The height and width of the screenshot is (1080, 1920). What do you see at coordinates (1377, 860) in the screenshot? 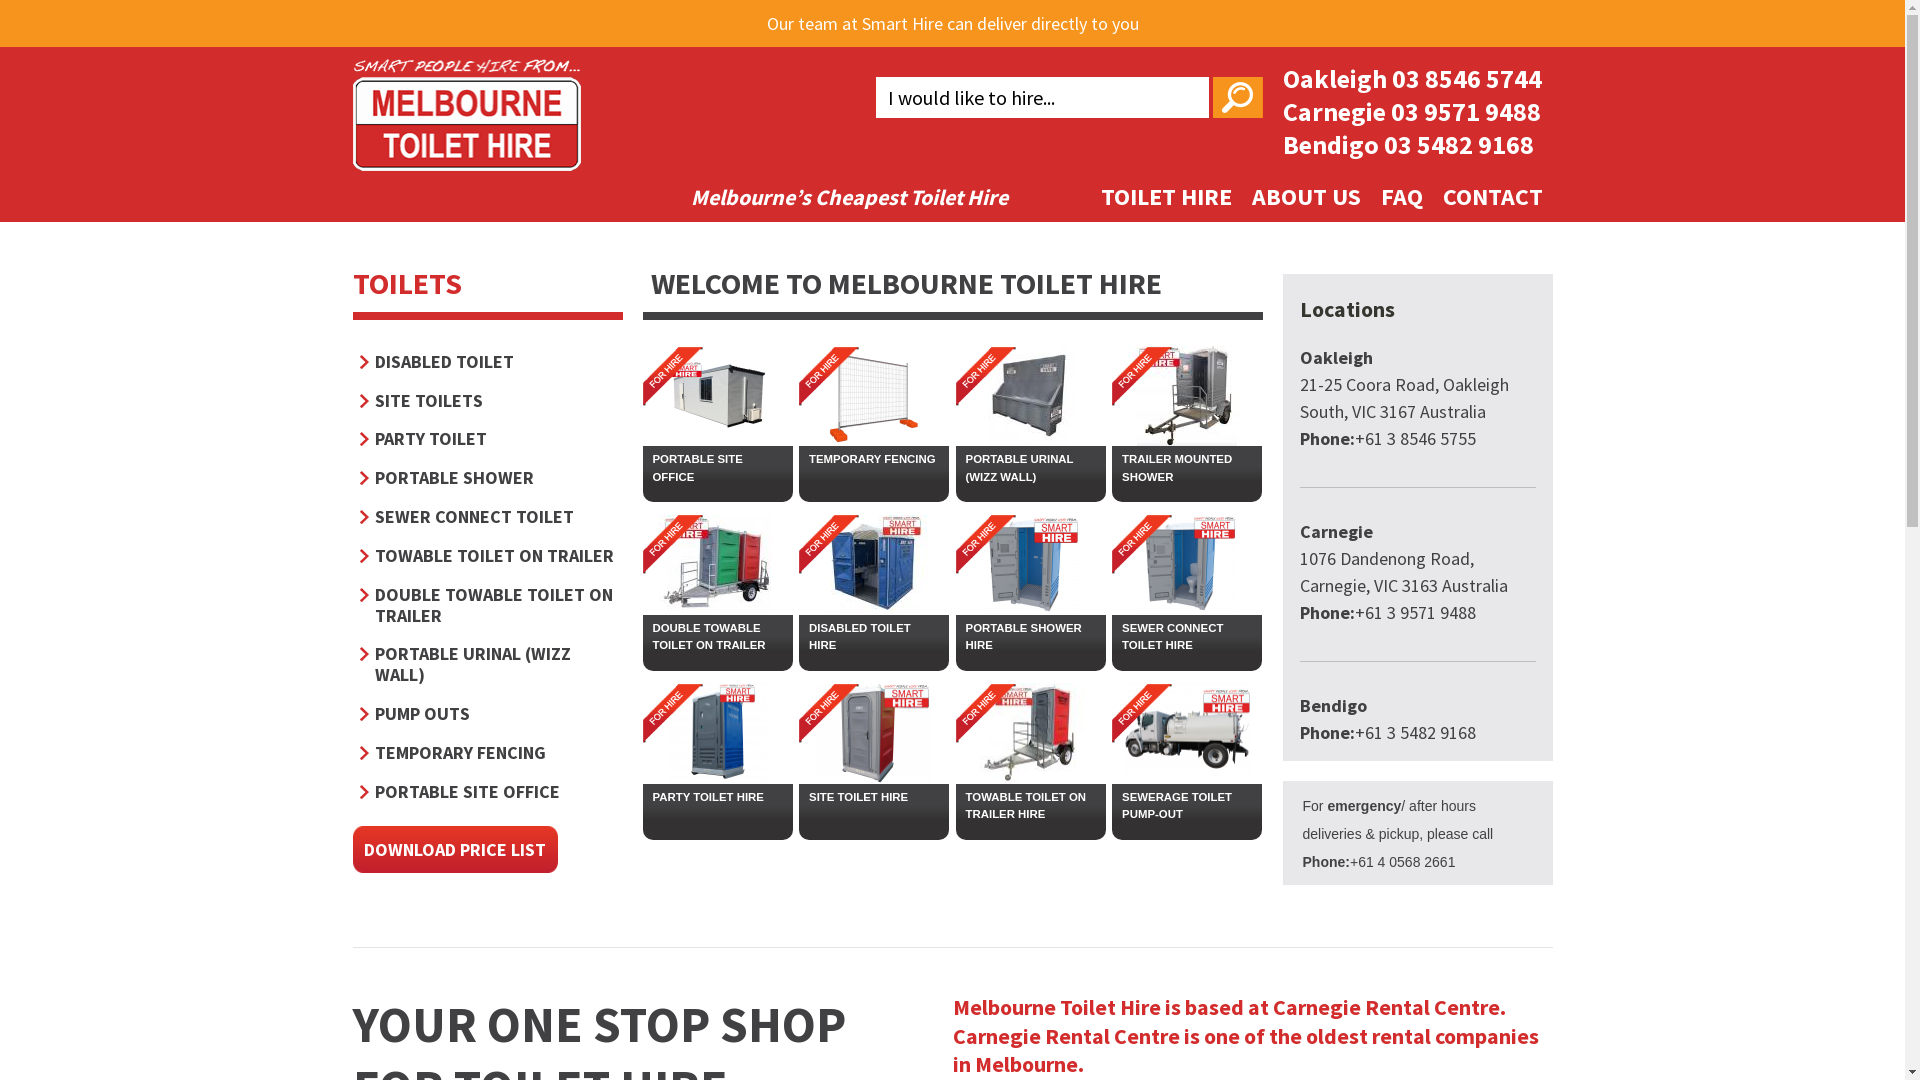
I see `'Phone:+61 4 0568 2661'` at bounding box center [1377, 860].